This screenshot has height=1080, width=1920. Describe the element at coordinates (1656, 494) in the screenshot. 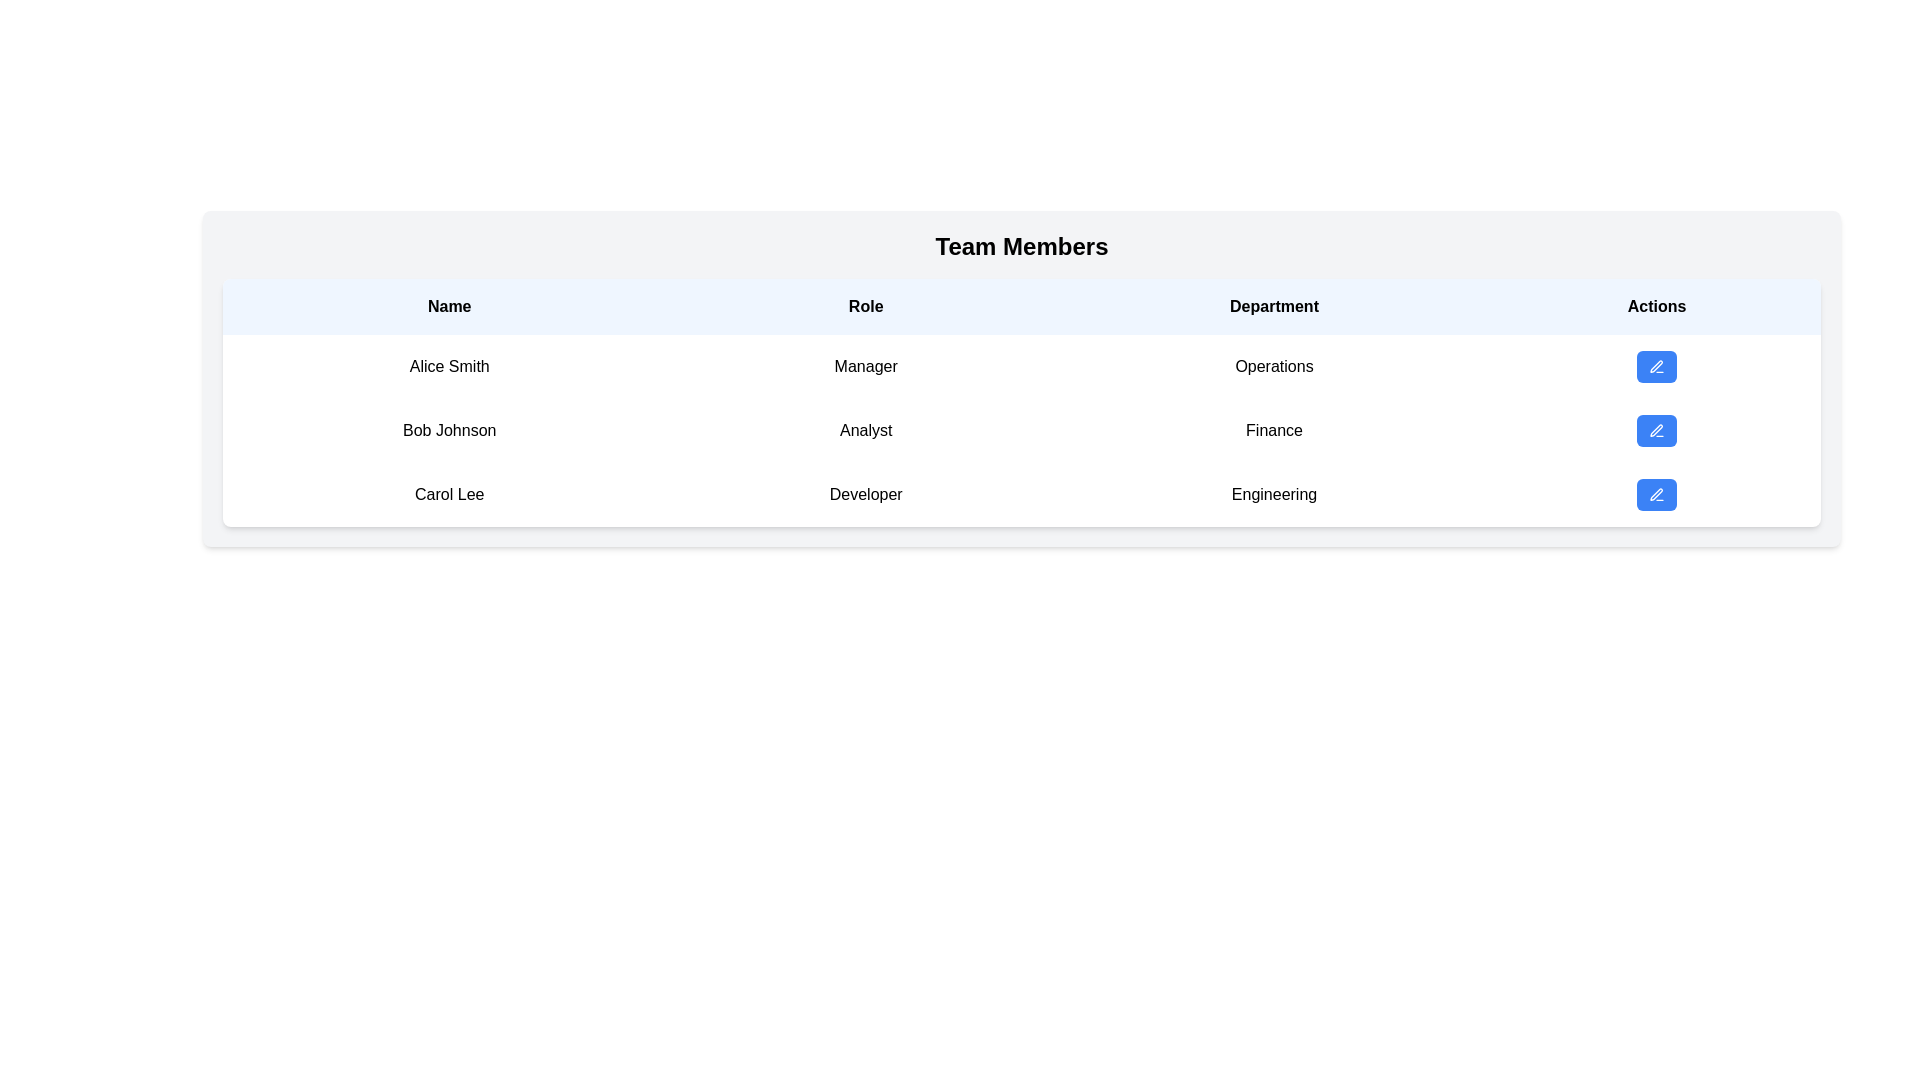

I see `the blue circular button with a pen icon located in the last column of the table row for 'Carol Lee' under the 'Actions' header` at that location.